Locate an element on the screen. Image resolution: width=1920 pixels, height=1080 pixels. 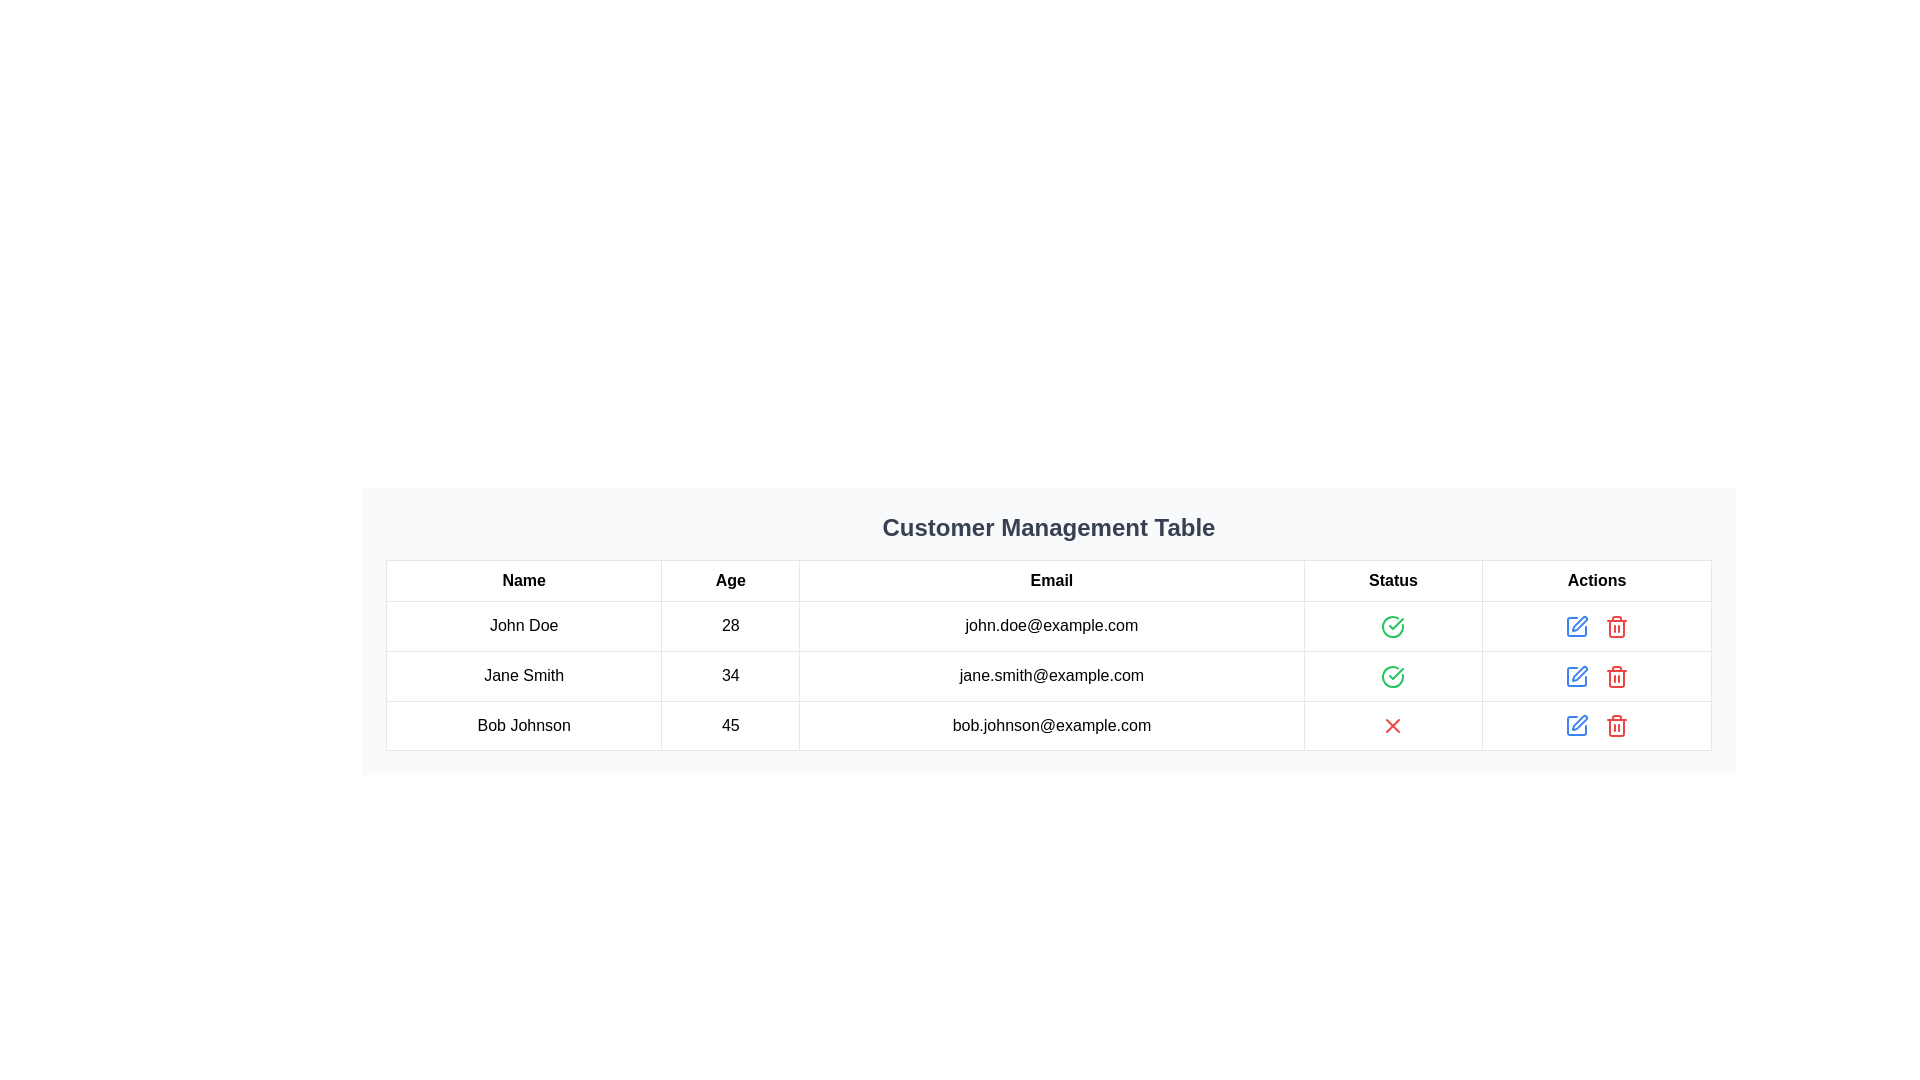
the edit action button located in the 'Actions' column of the second row is located at coordinates (1576, 625).